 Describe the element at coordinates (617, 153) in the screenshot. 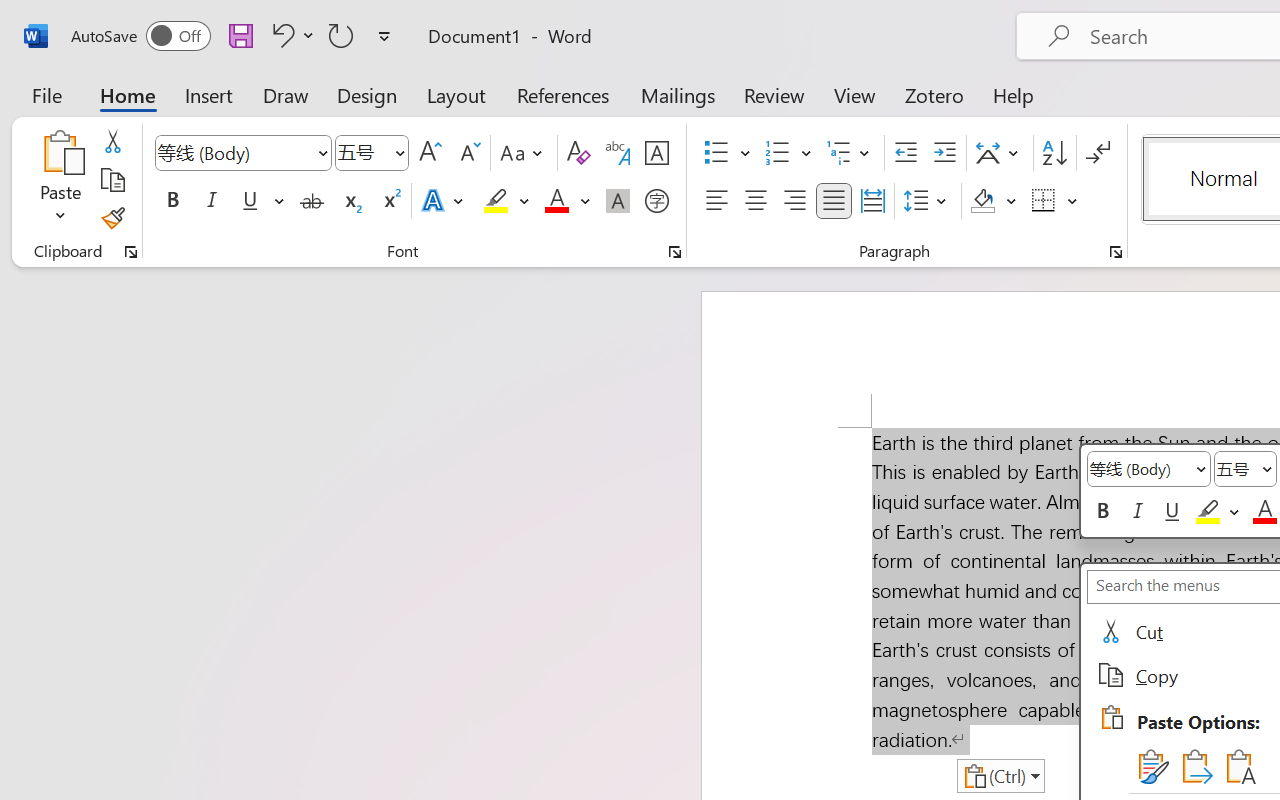

I see `'Phonetic Guide...'` at that location.